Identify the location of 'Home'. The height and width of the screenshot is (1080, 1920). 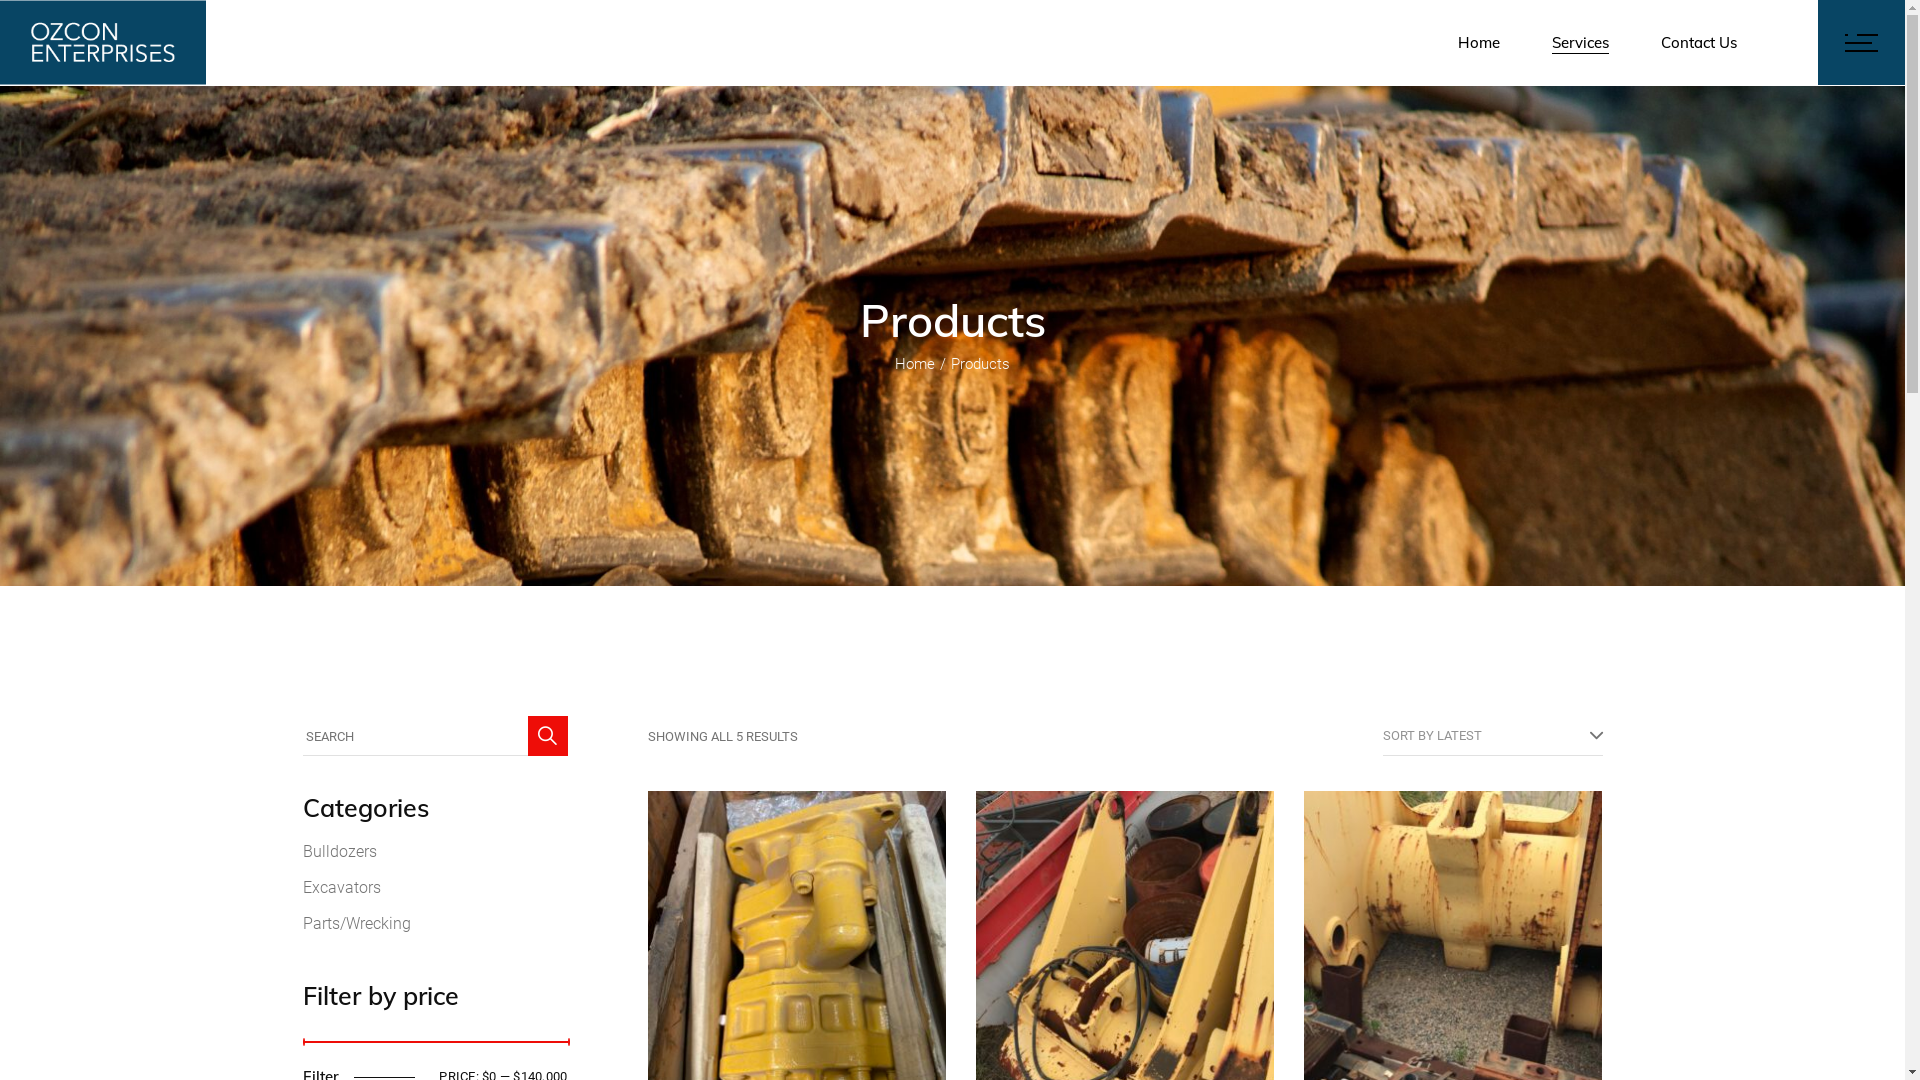
(1478, 42).